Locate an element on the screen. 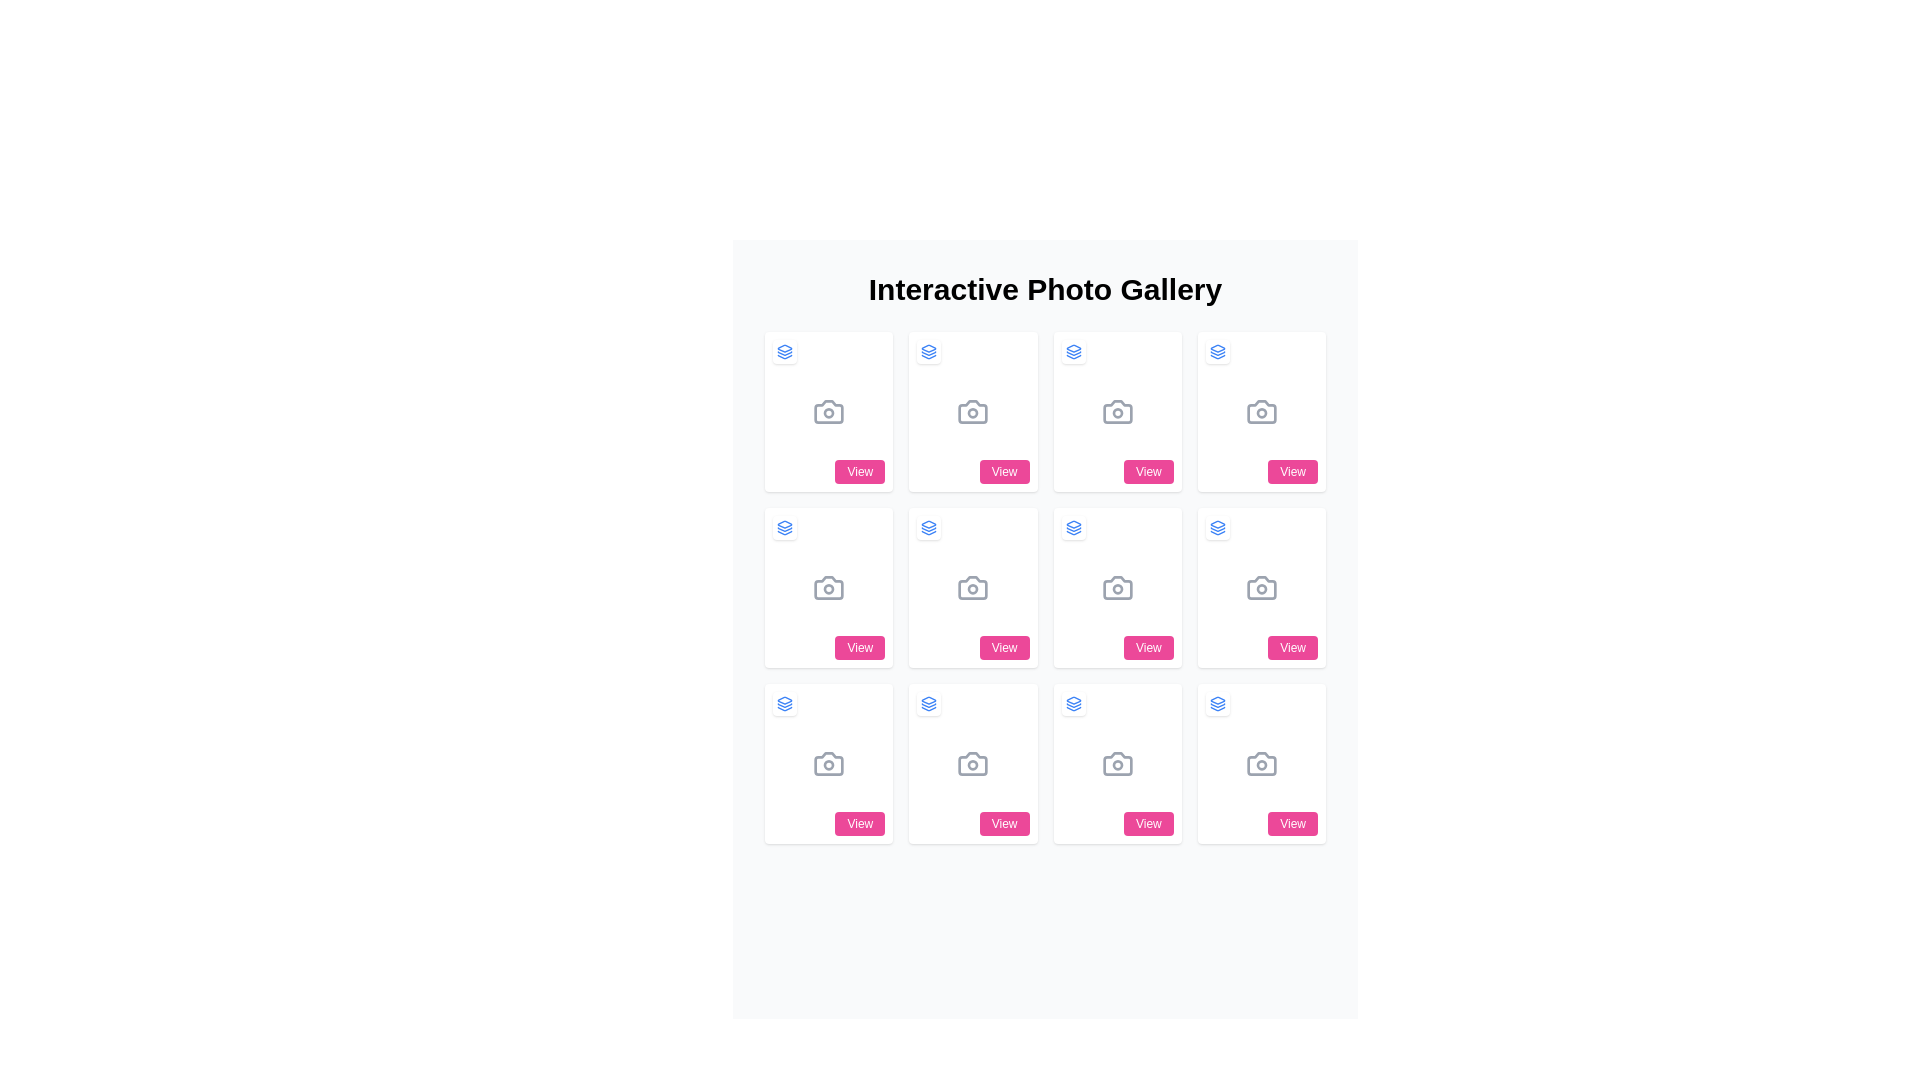 Image resolution: width=1920 pixels, height=1080 pixels. the 'View' button located on the Card situated in the third row and fourth column of the grid layout is located at coordinates (1260, 586).